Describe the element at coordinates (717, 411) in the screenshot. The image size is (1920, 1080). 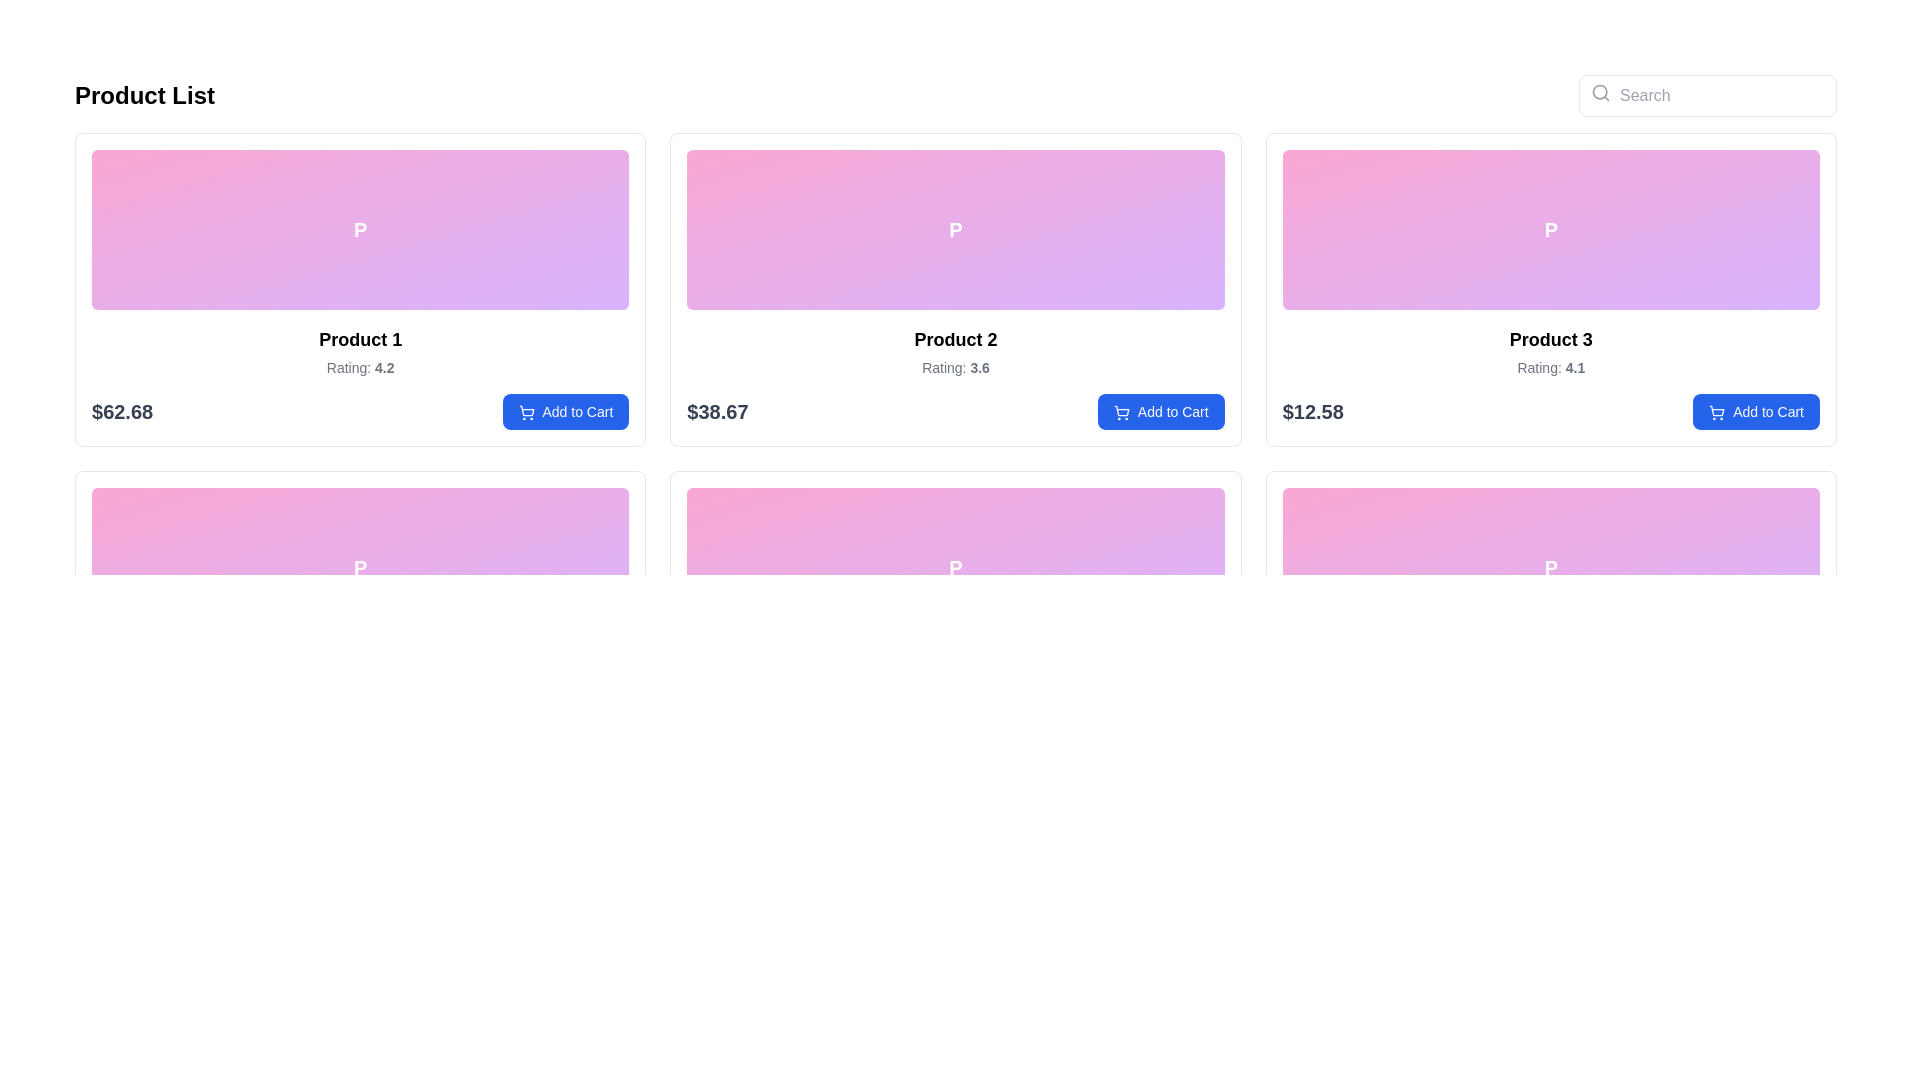
I see `the price text label displaying the cost of 'Product 2', which is located beneath the product title and rating within the 'Product 2' card in the product grid` at that location.